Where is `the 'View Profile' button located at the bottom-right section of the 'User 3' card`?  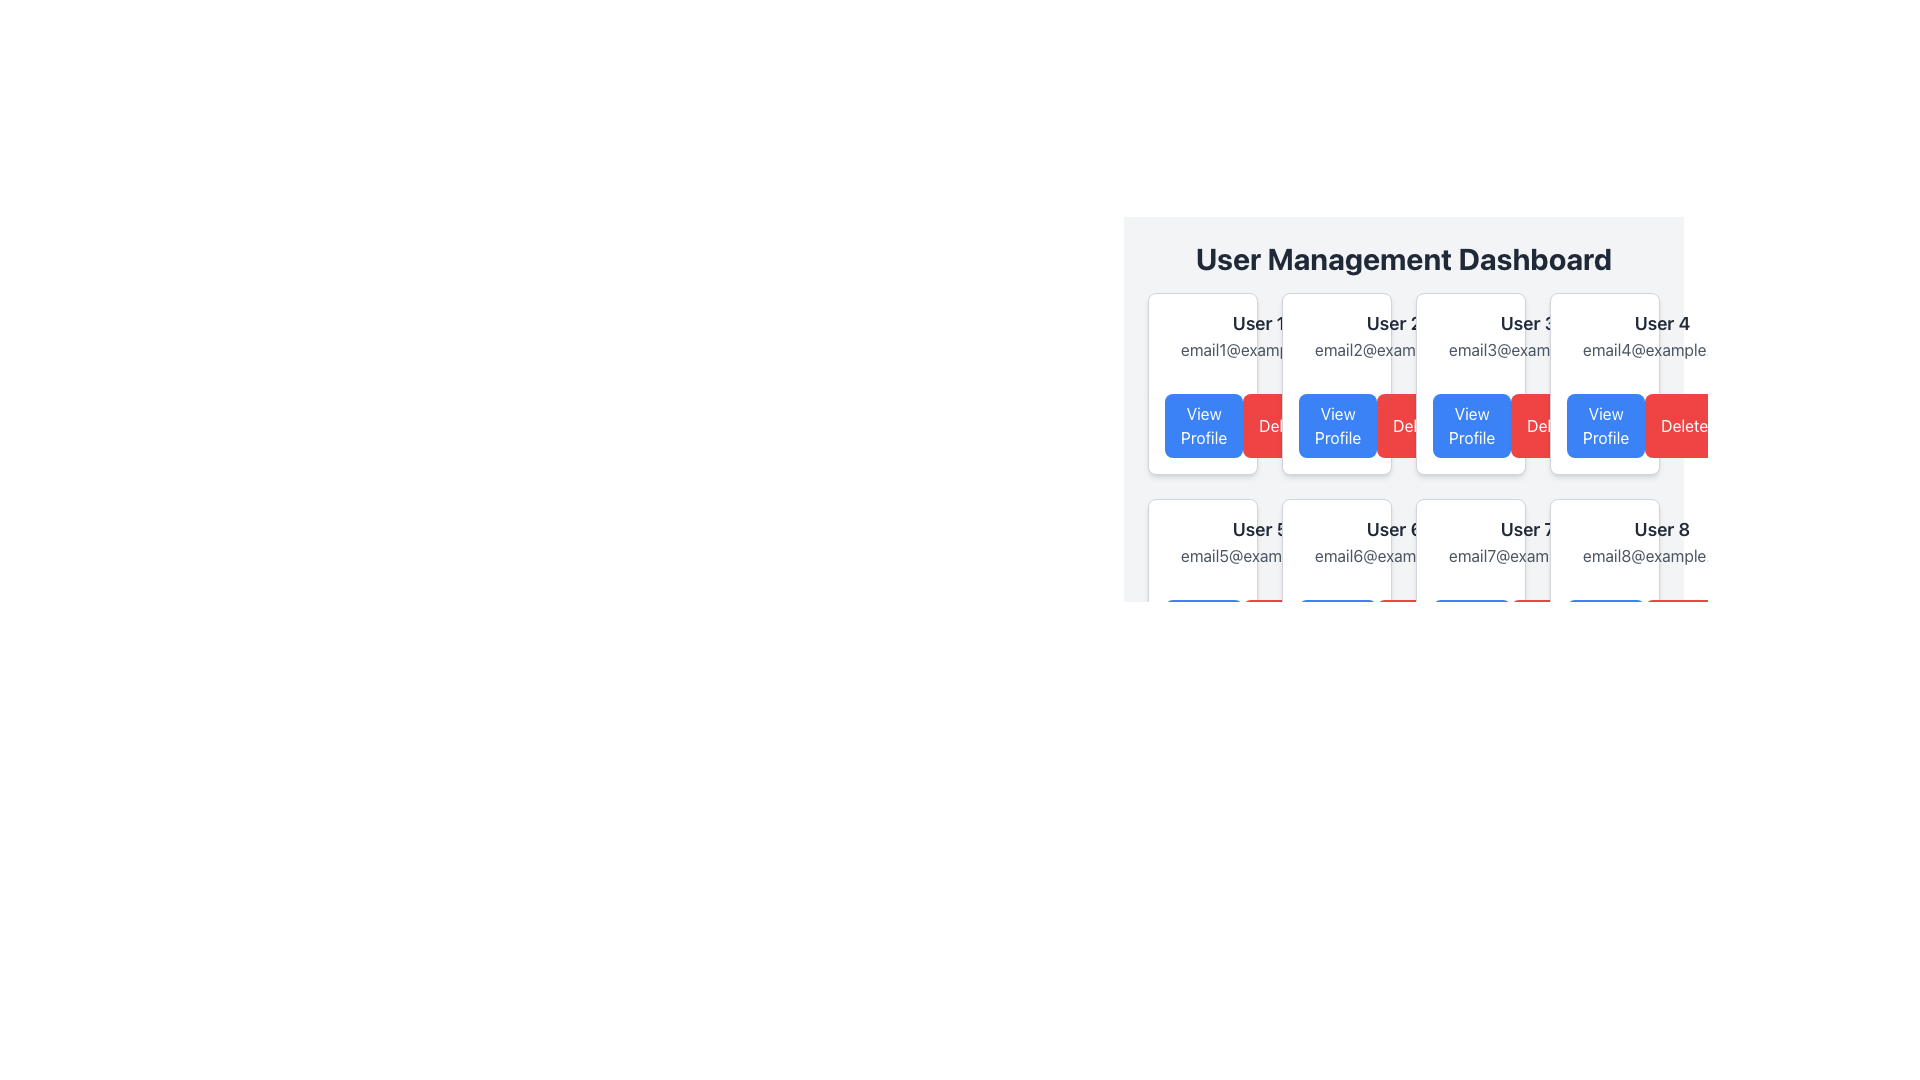 the 'View Profile' button located at the bottom-right section of the 'User 3' card is located at coordinates (1470, 424).